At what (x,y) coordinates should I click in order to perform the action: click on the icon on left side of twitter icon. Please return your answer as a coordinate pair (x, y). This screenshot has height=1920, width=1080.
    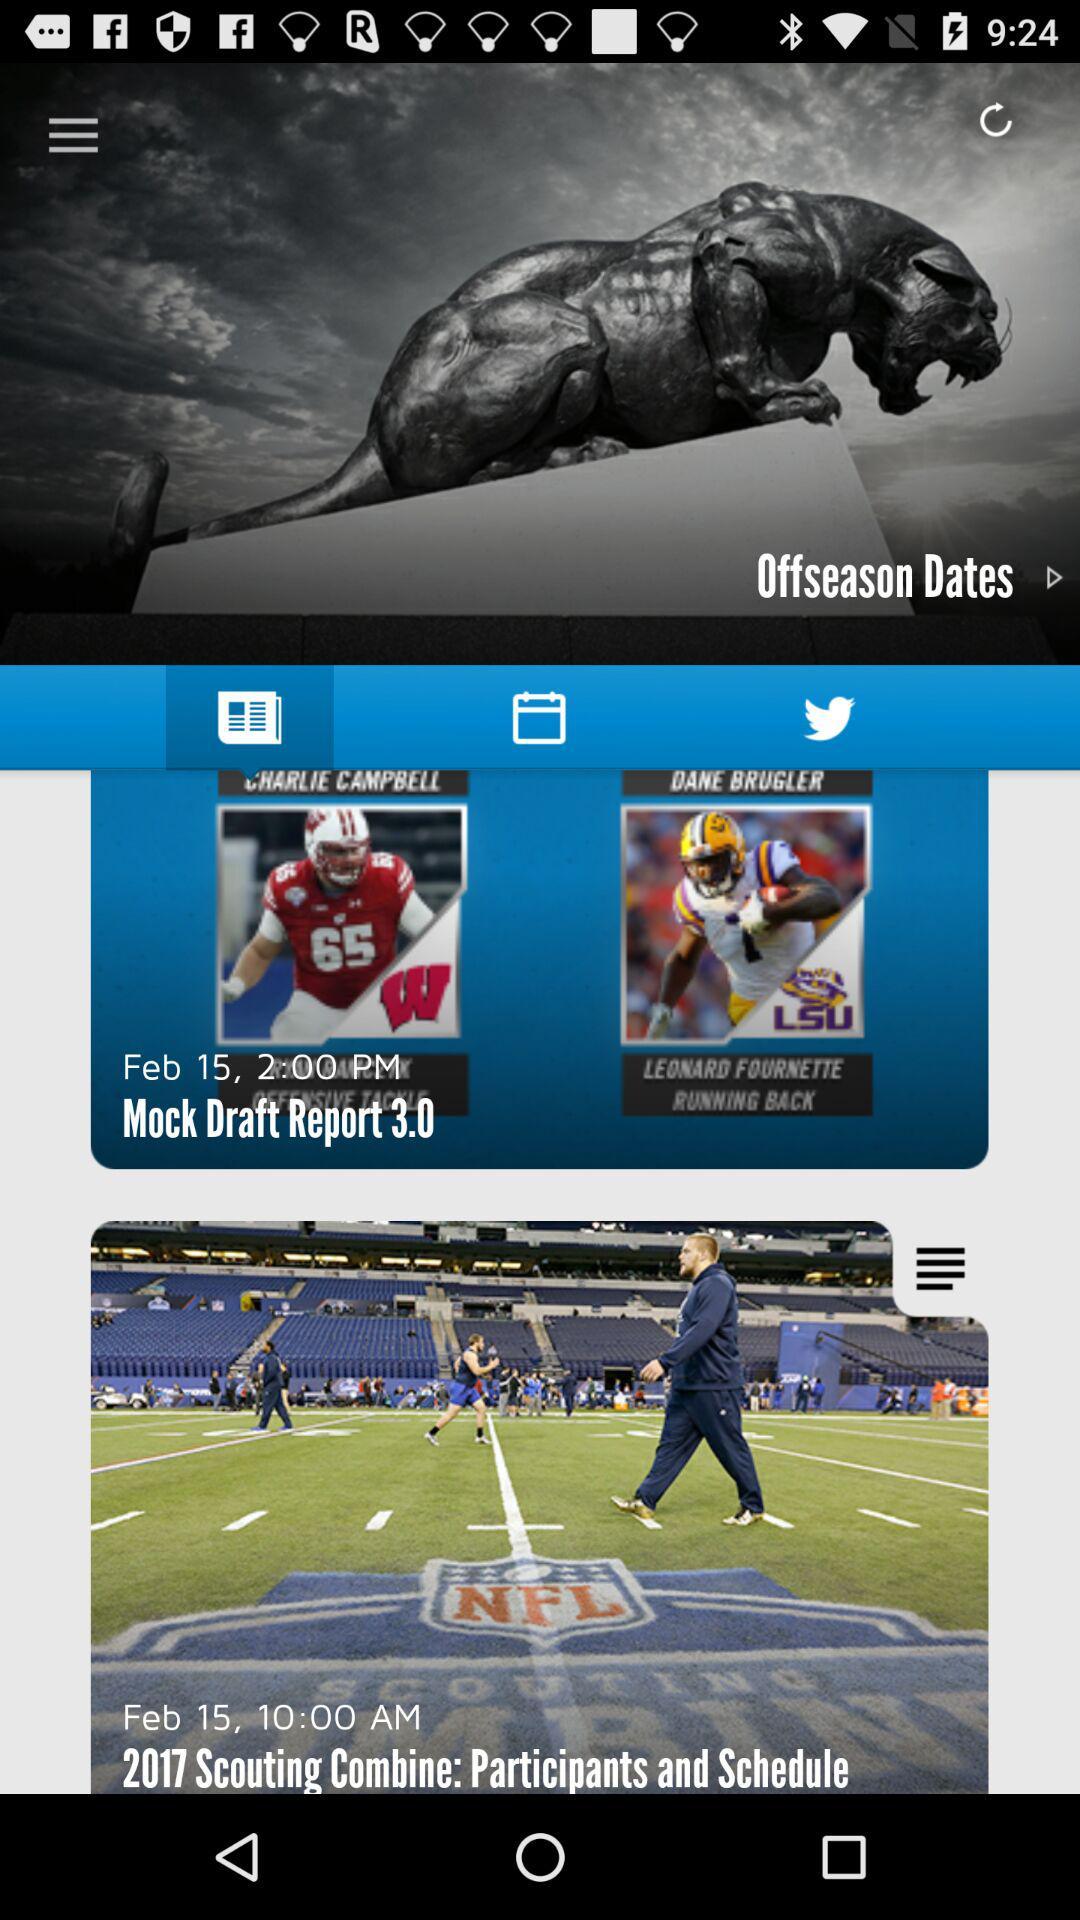
    Looking at the image, I should click on (538, 718).